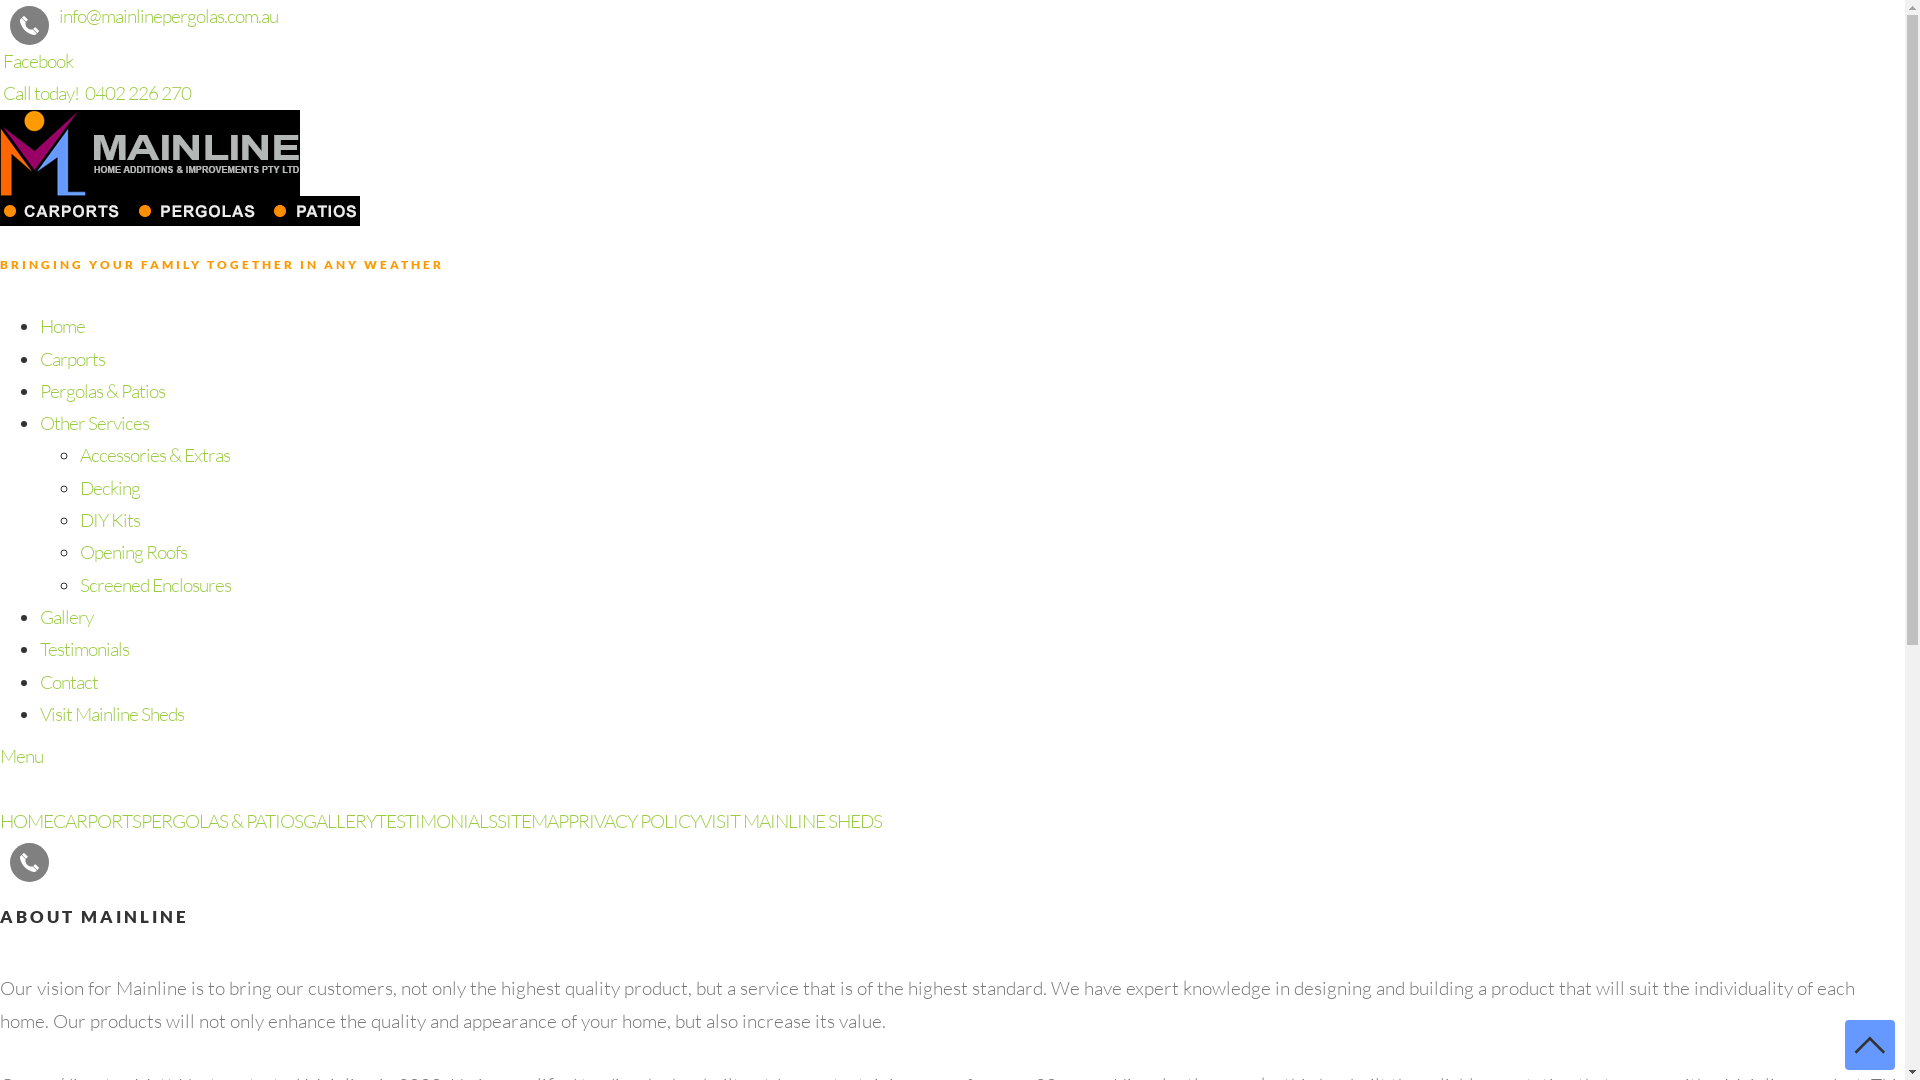  Describe the element at coordinates (60, 852) in the screenshot. I see `' '` at that location.